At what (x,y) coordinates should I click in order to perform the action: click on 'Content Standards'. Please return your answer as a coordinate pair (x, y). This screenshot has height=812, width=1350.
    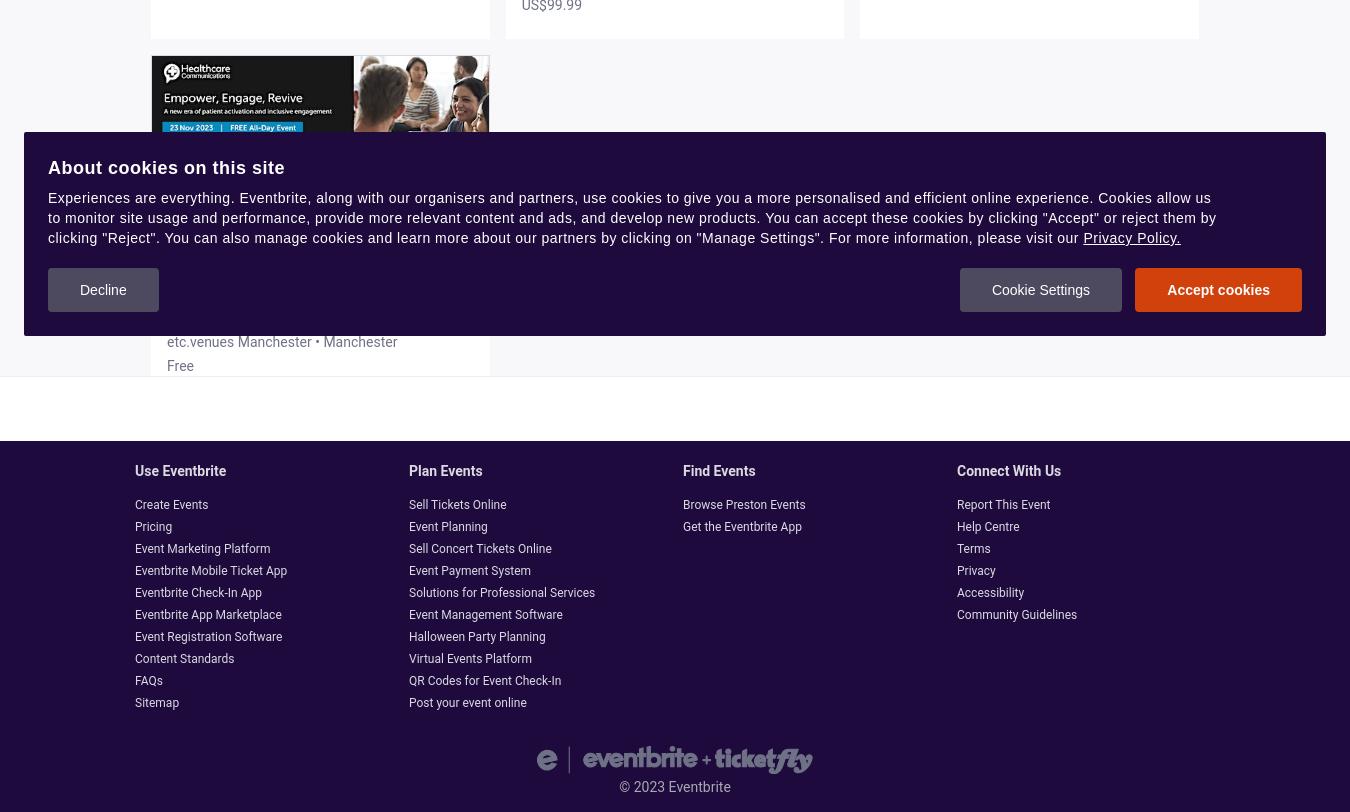
    Looking at the image, I should click on (184, 659).